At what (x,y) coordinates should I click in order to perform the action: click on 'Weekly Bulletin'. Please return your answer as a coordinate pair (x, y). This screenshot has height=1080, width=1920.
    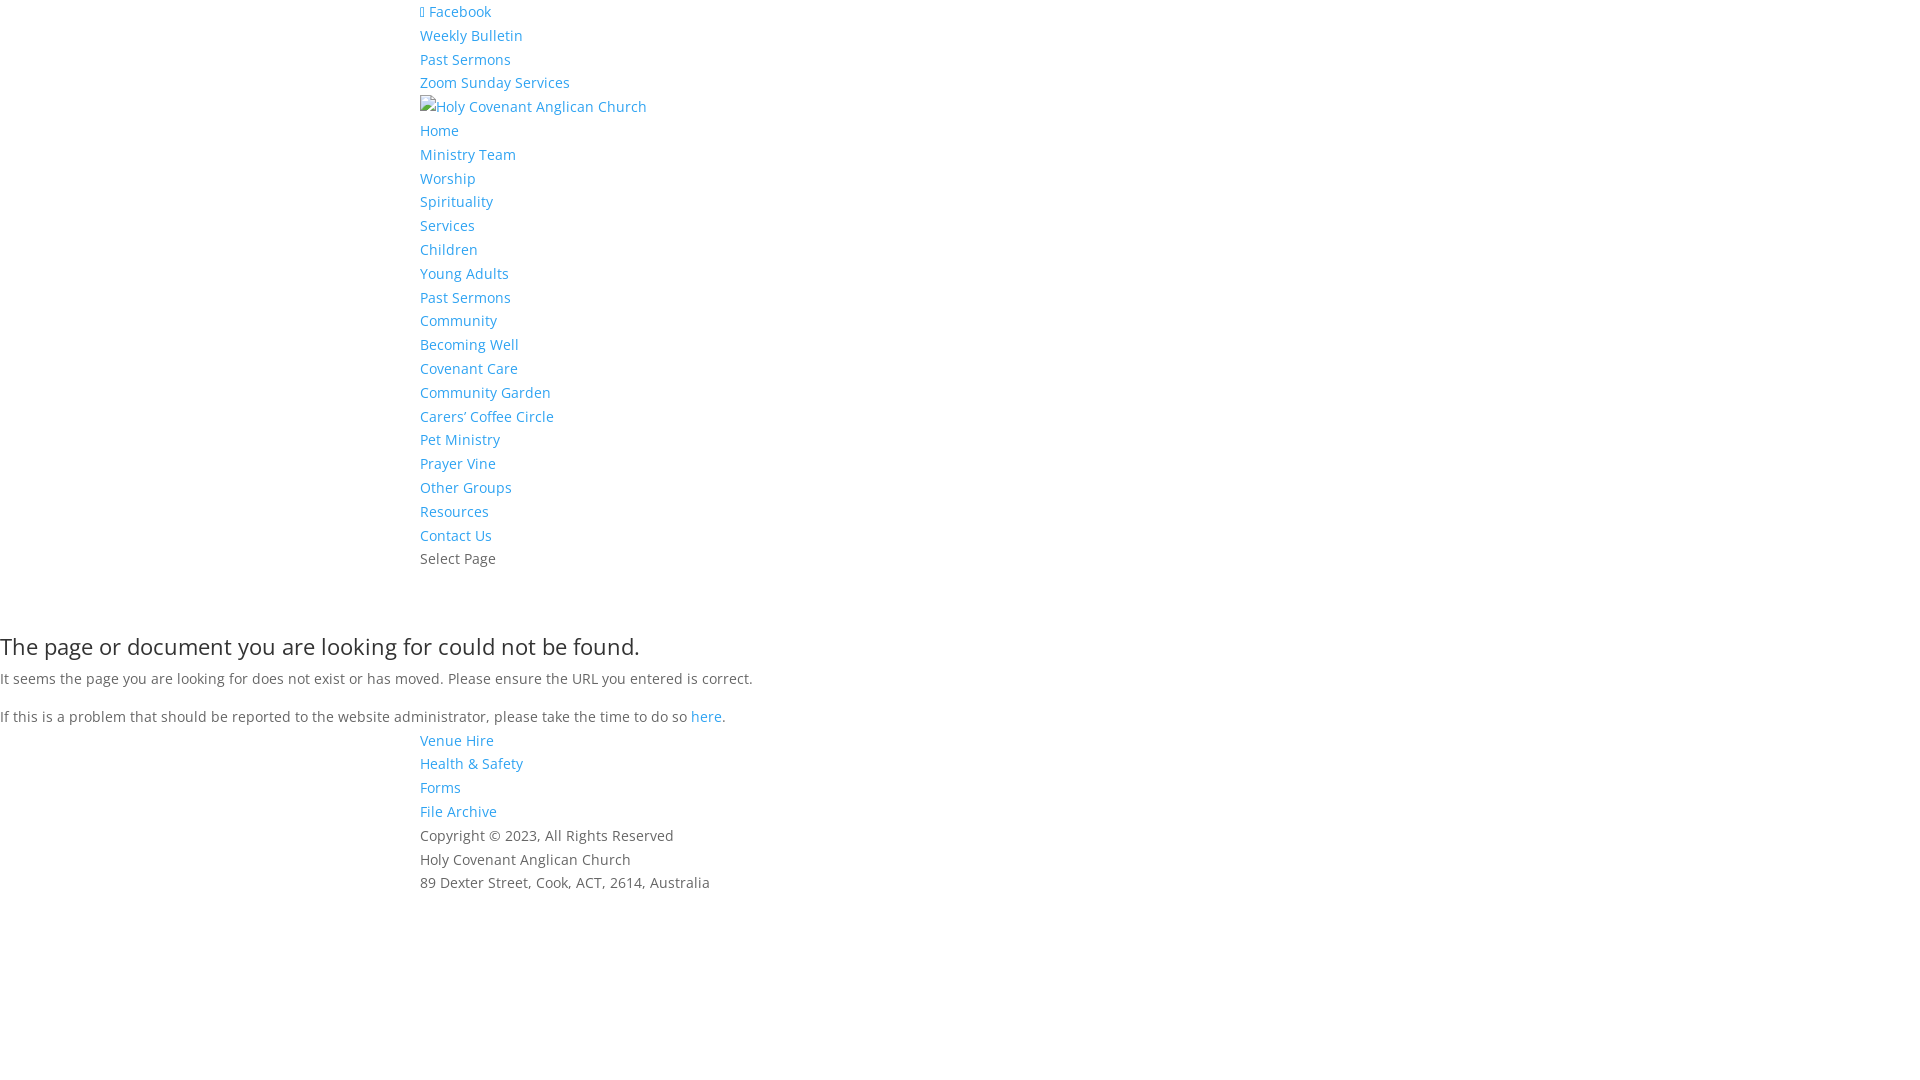
    Looking at the image, I should click on (470, 35).